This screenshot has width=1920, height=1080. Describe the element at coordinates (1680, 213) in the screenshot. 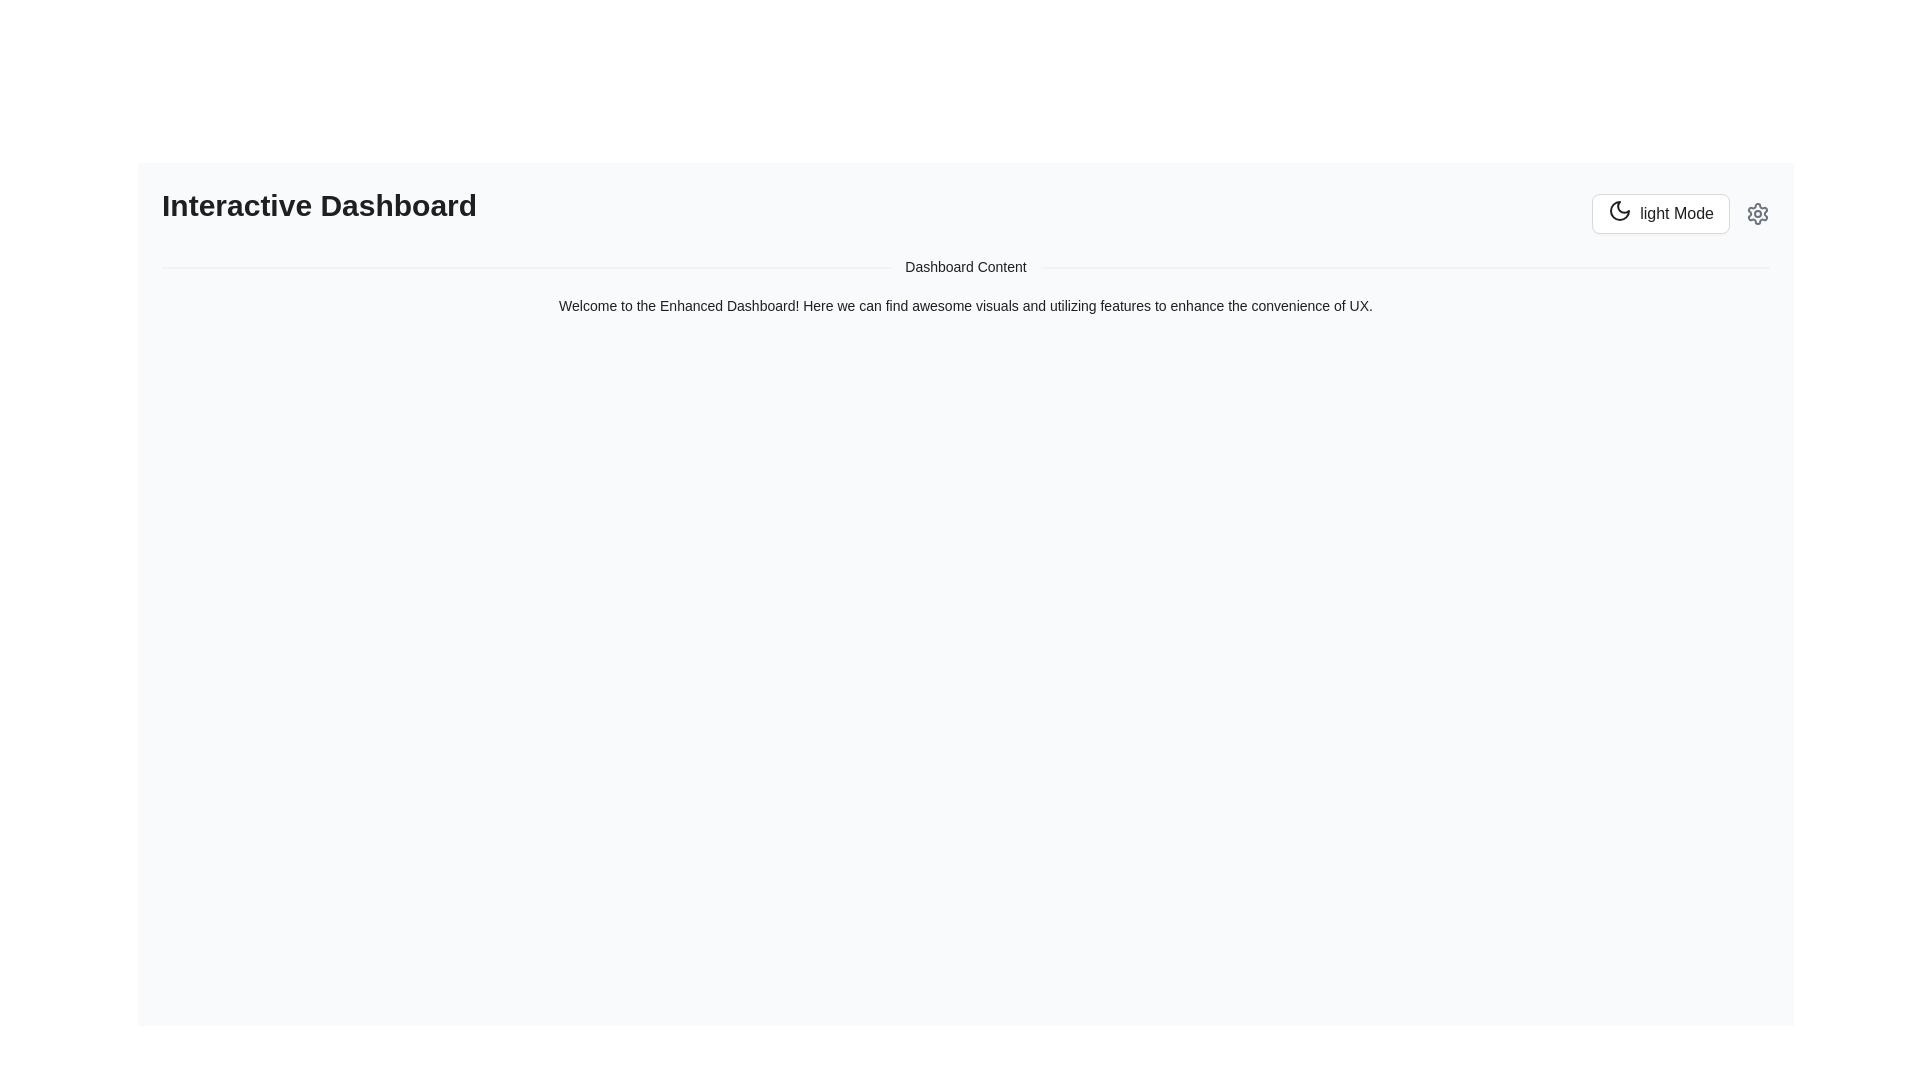

I see `the toggle button (theme switcher) located in the top-right corner of the interface, adjacent to the settings icon` at that location.